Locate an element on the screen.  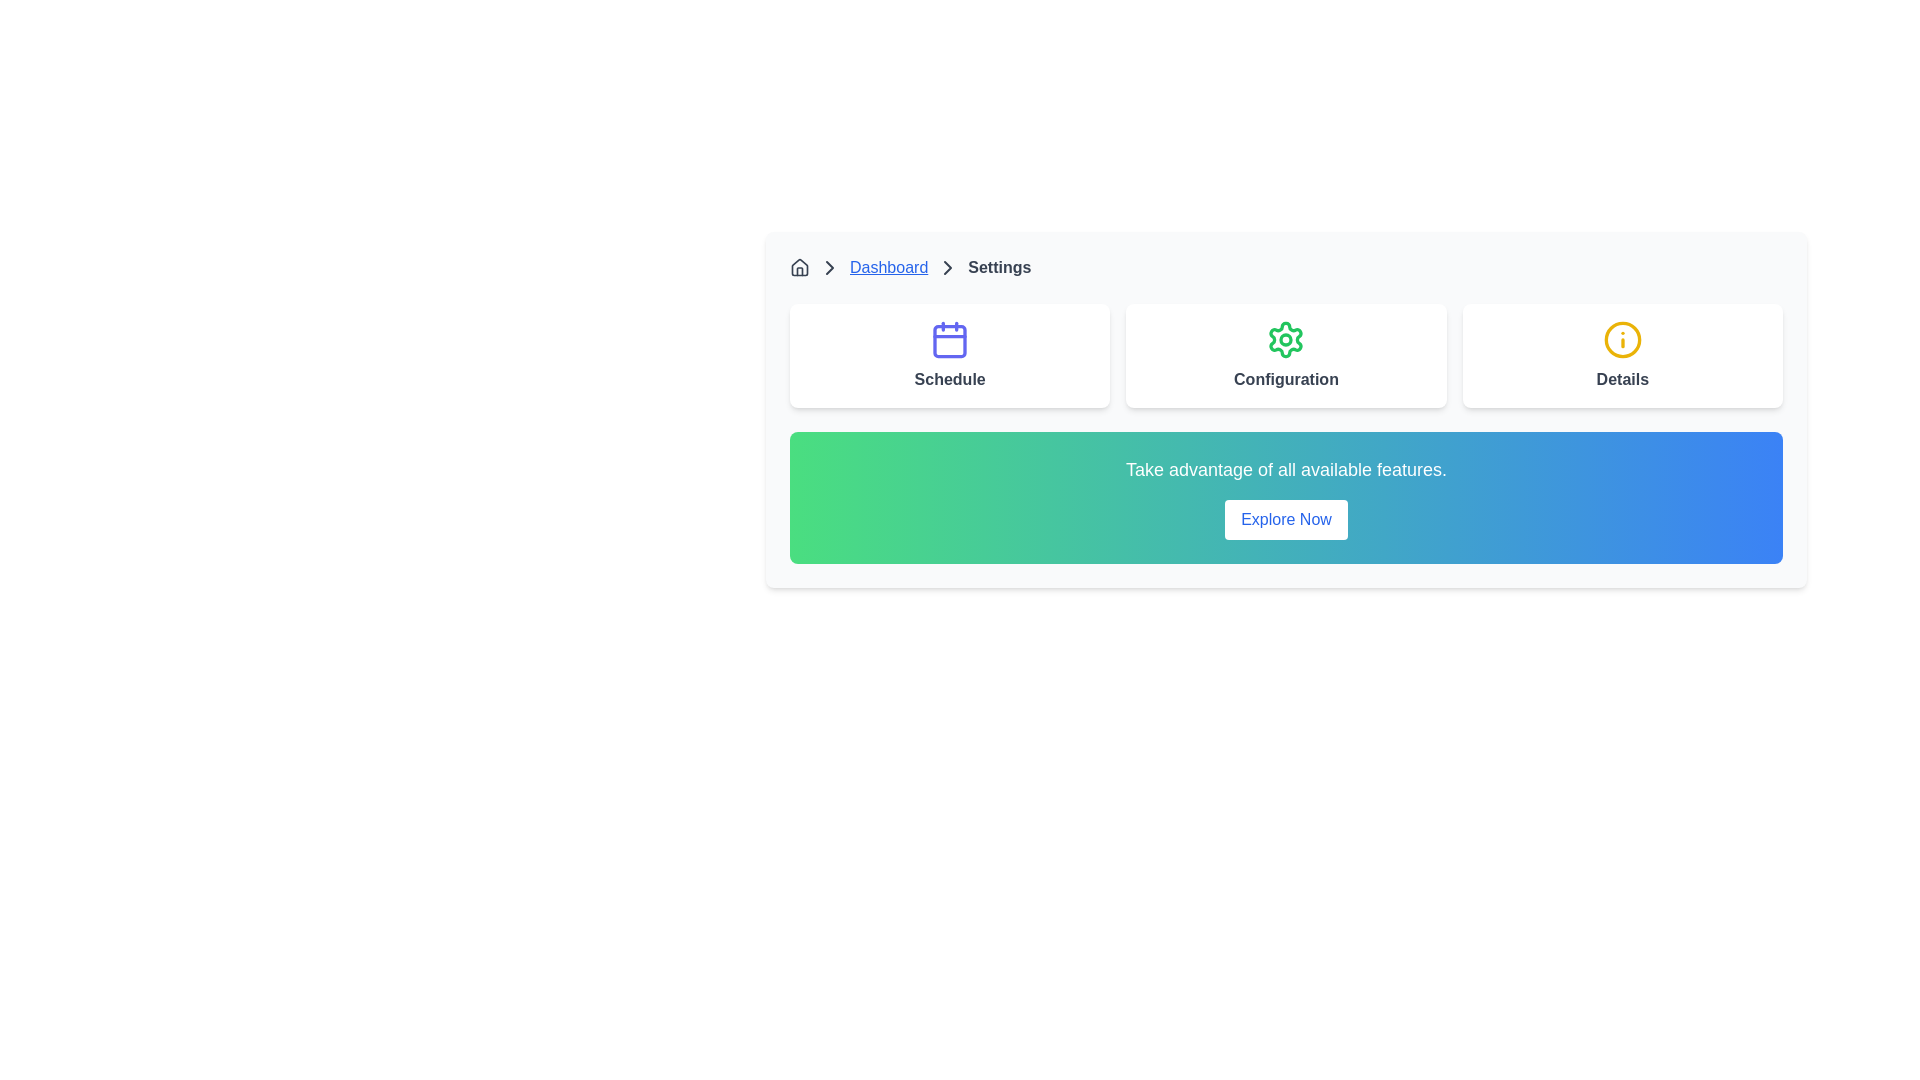
the first chevron icon in the breadcrumb navigation bar is located at coordinates (830, 266).